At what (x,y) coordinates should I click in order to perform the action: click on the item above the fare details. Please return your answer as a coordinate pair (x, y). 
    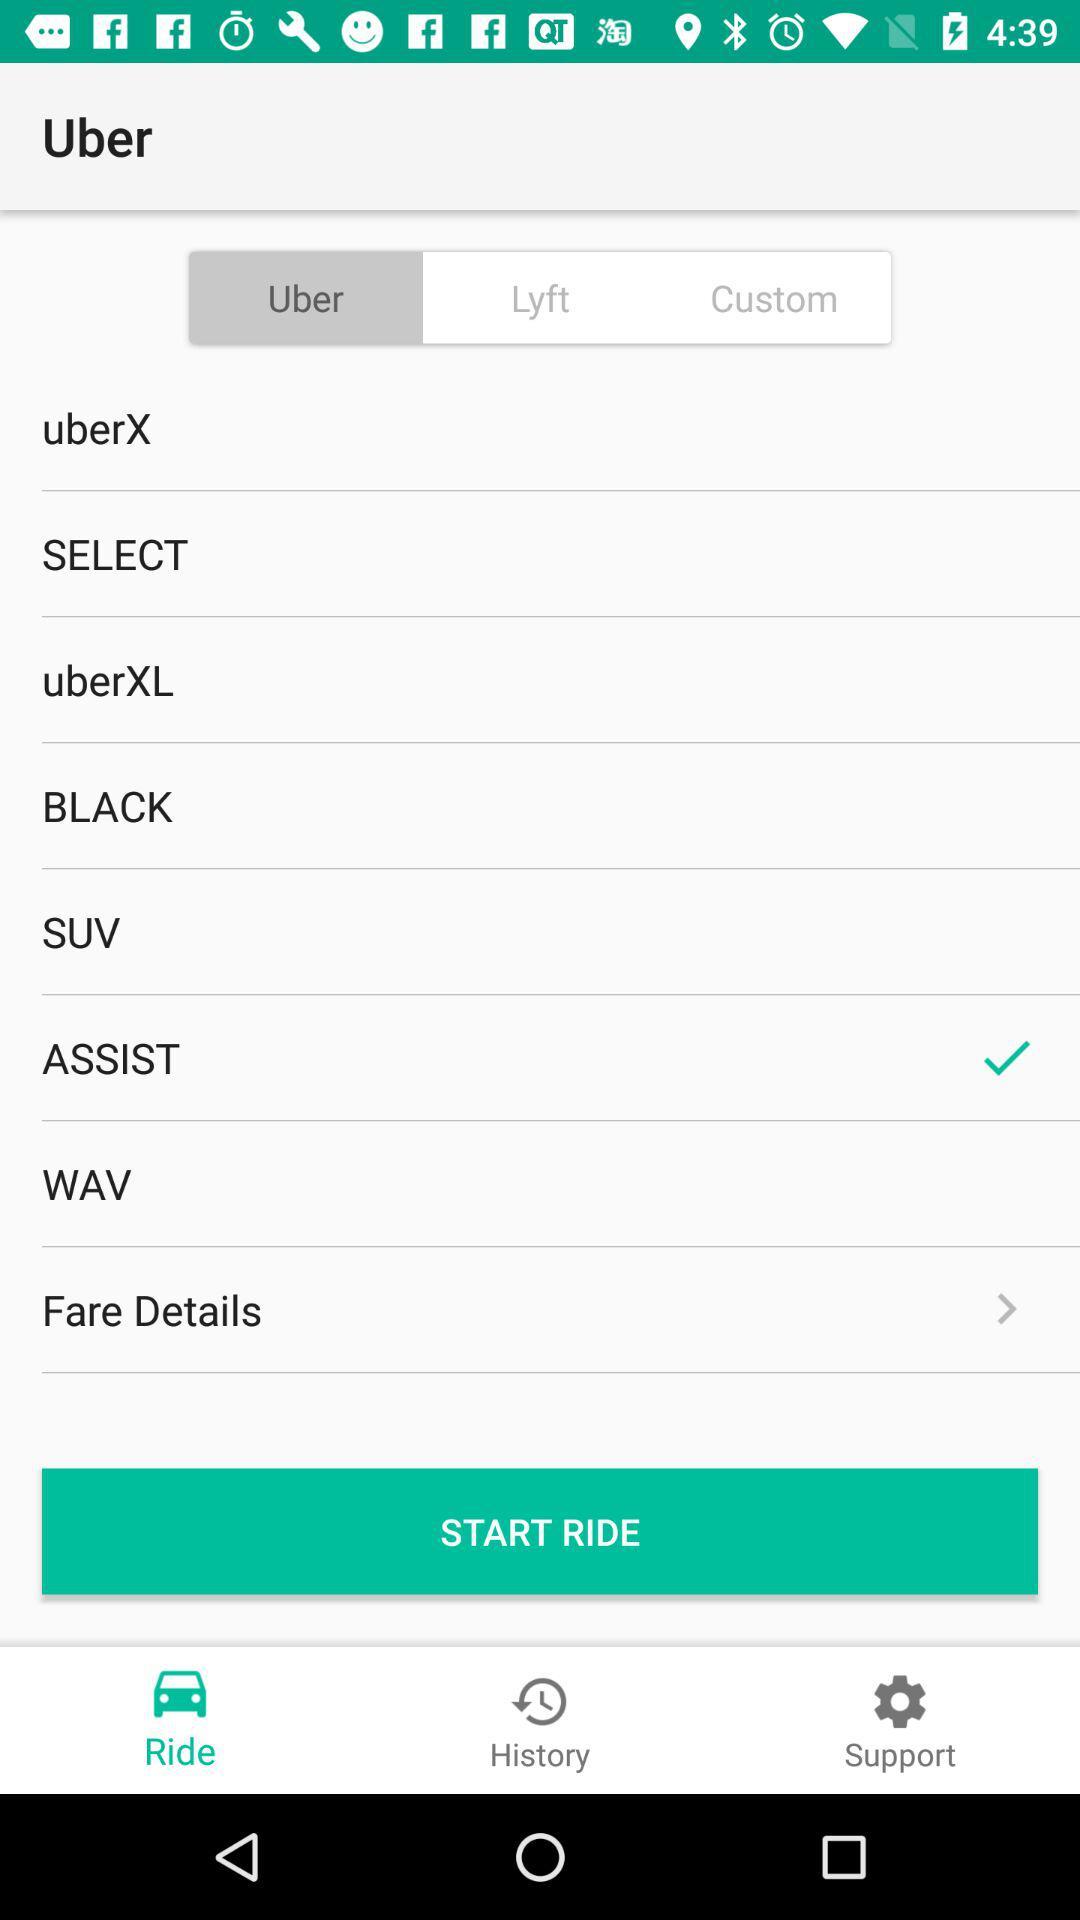
    Looking at the image, I should click on (540, 1183).